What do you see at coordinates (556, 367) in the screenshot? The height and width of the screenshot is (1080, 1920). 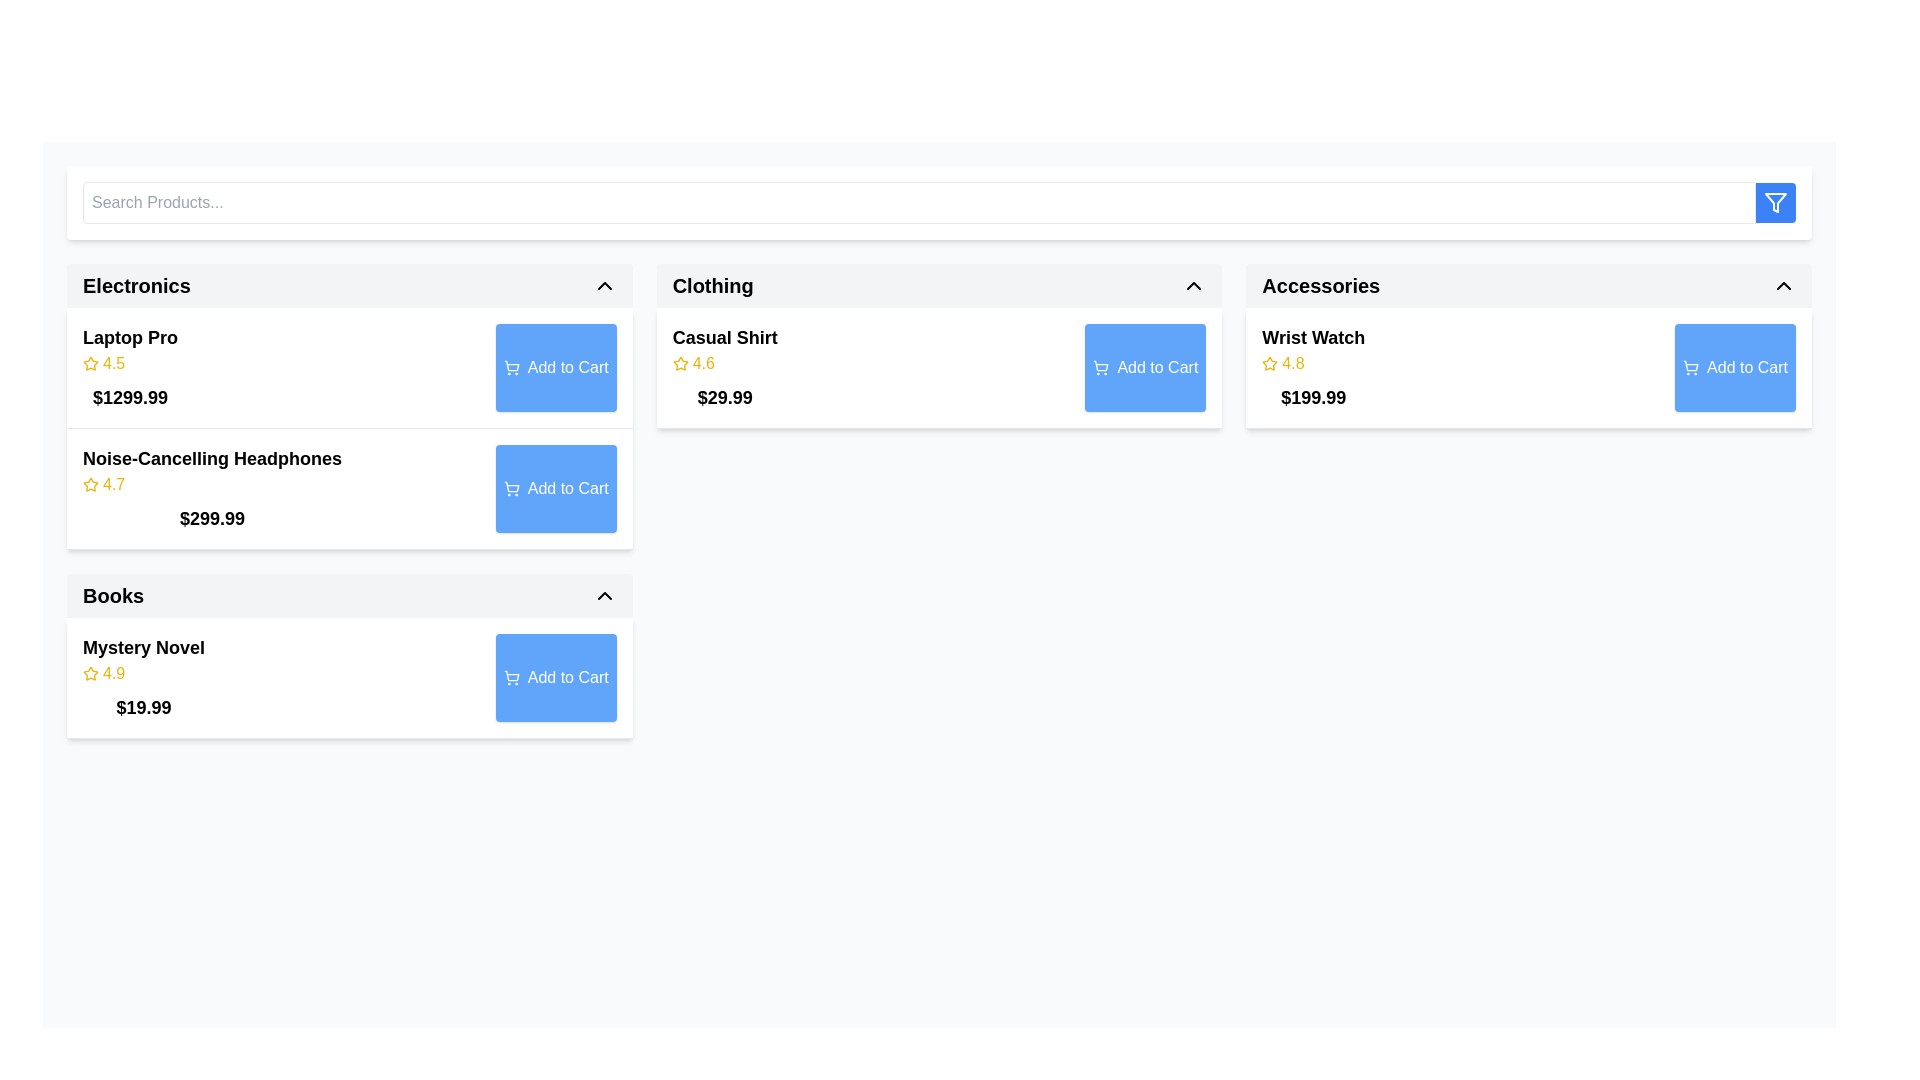 I see `the blue 'Add to Cart' button with a shopping cart icon located to the right of the price '$1299.99' for the product 'Laptop Pro'` at bounding box center [556, 367].